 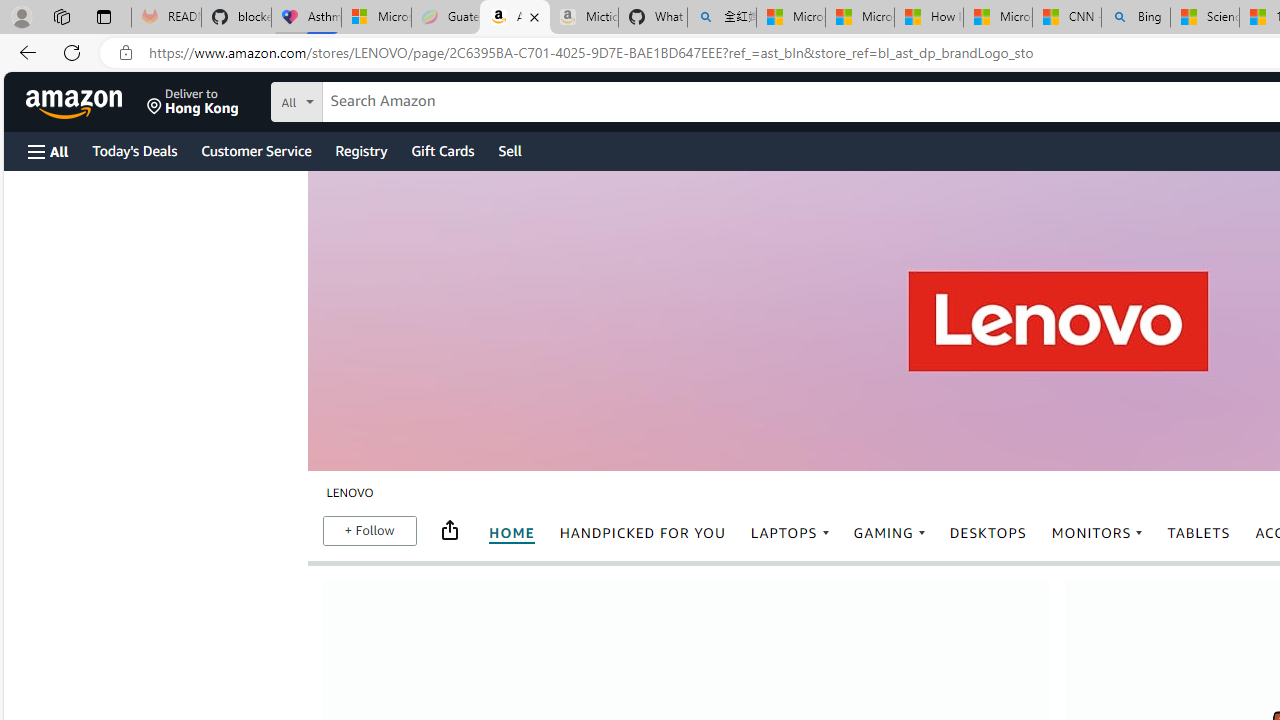 I want to click on 'Today', so click(x=133, y=149).